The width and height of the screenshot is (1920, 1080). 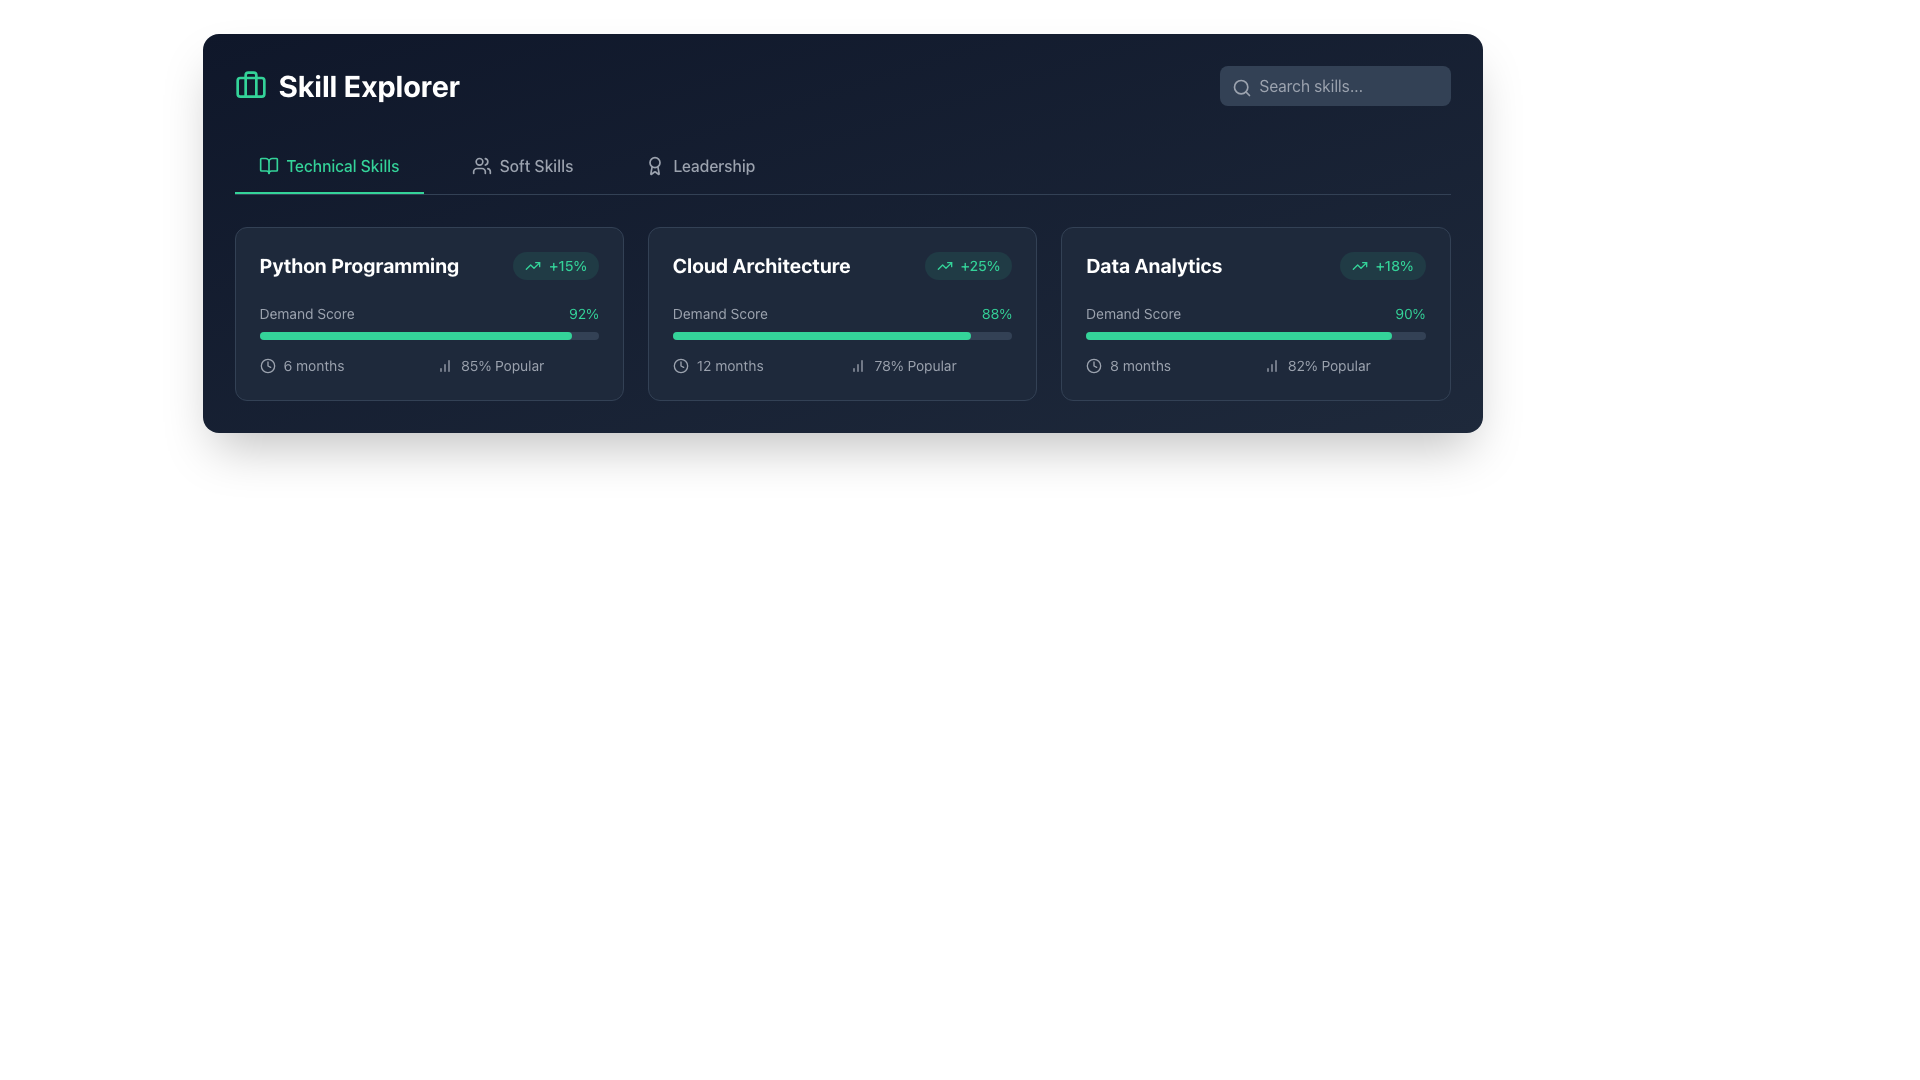 What do you see at coordinates (1381, 265) in the screenshot?
I see `percentage '+18%' and trend indicated by the upward trending arrow icon on the badge located at the top-right corner of the 'Data Analytics' card` at bounding box center [1381, 265].